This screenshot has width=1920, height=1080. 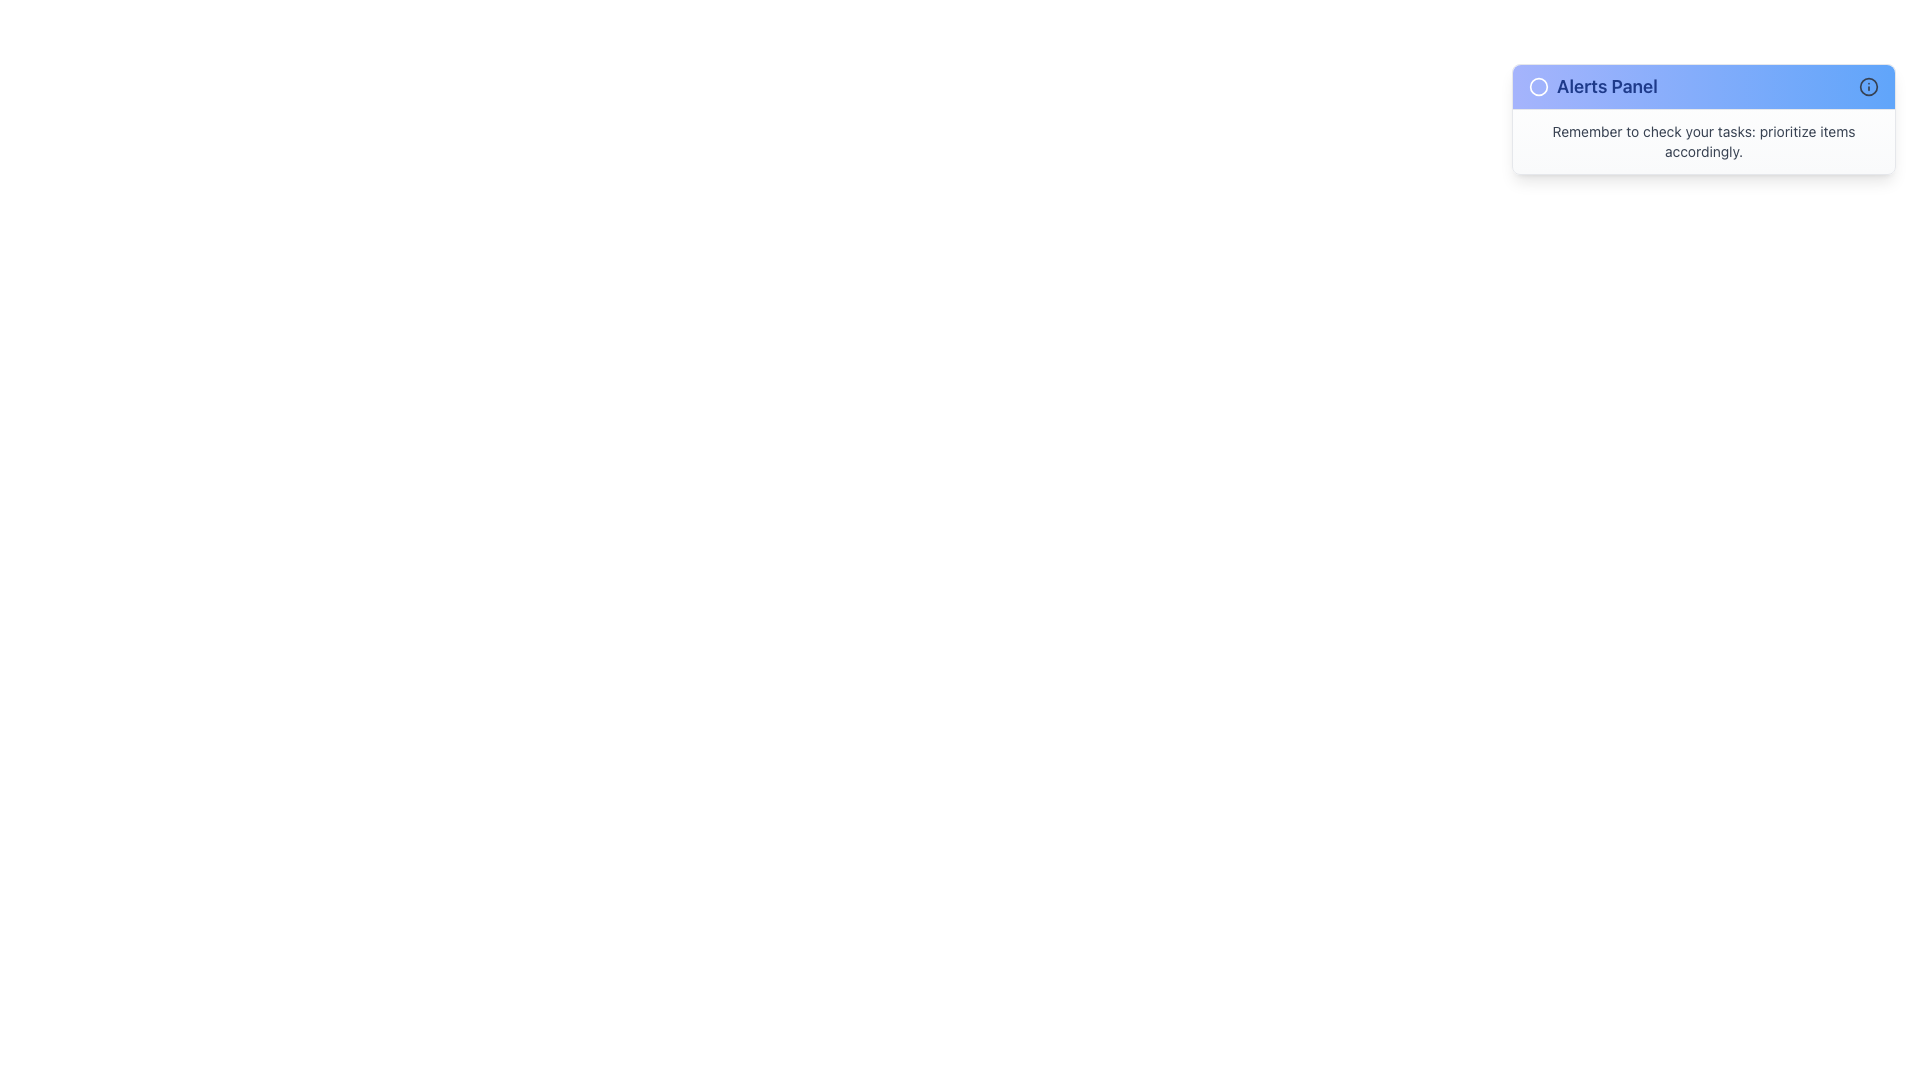 What do you see at coordinates (1703, 141) in the screenshot?
I see `the static text element displaying 'Remember to check your tasks: prioritize items accordingly.' located in the lower section of the 'Alerts Panel' box` at bounding box center [1703, 141].